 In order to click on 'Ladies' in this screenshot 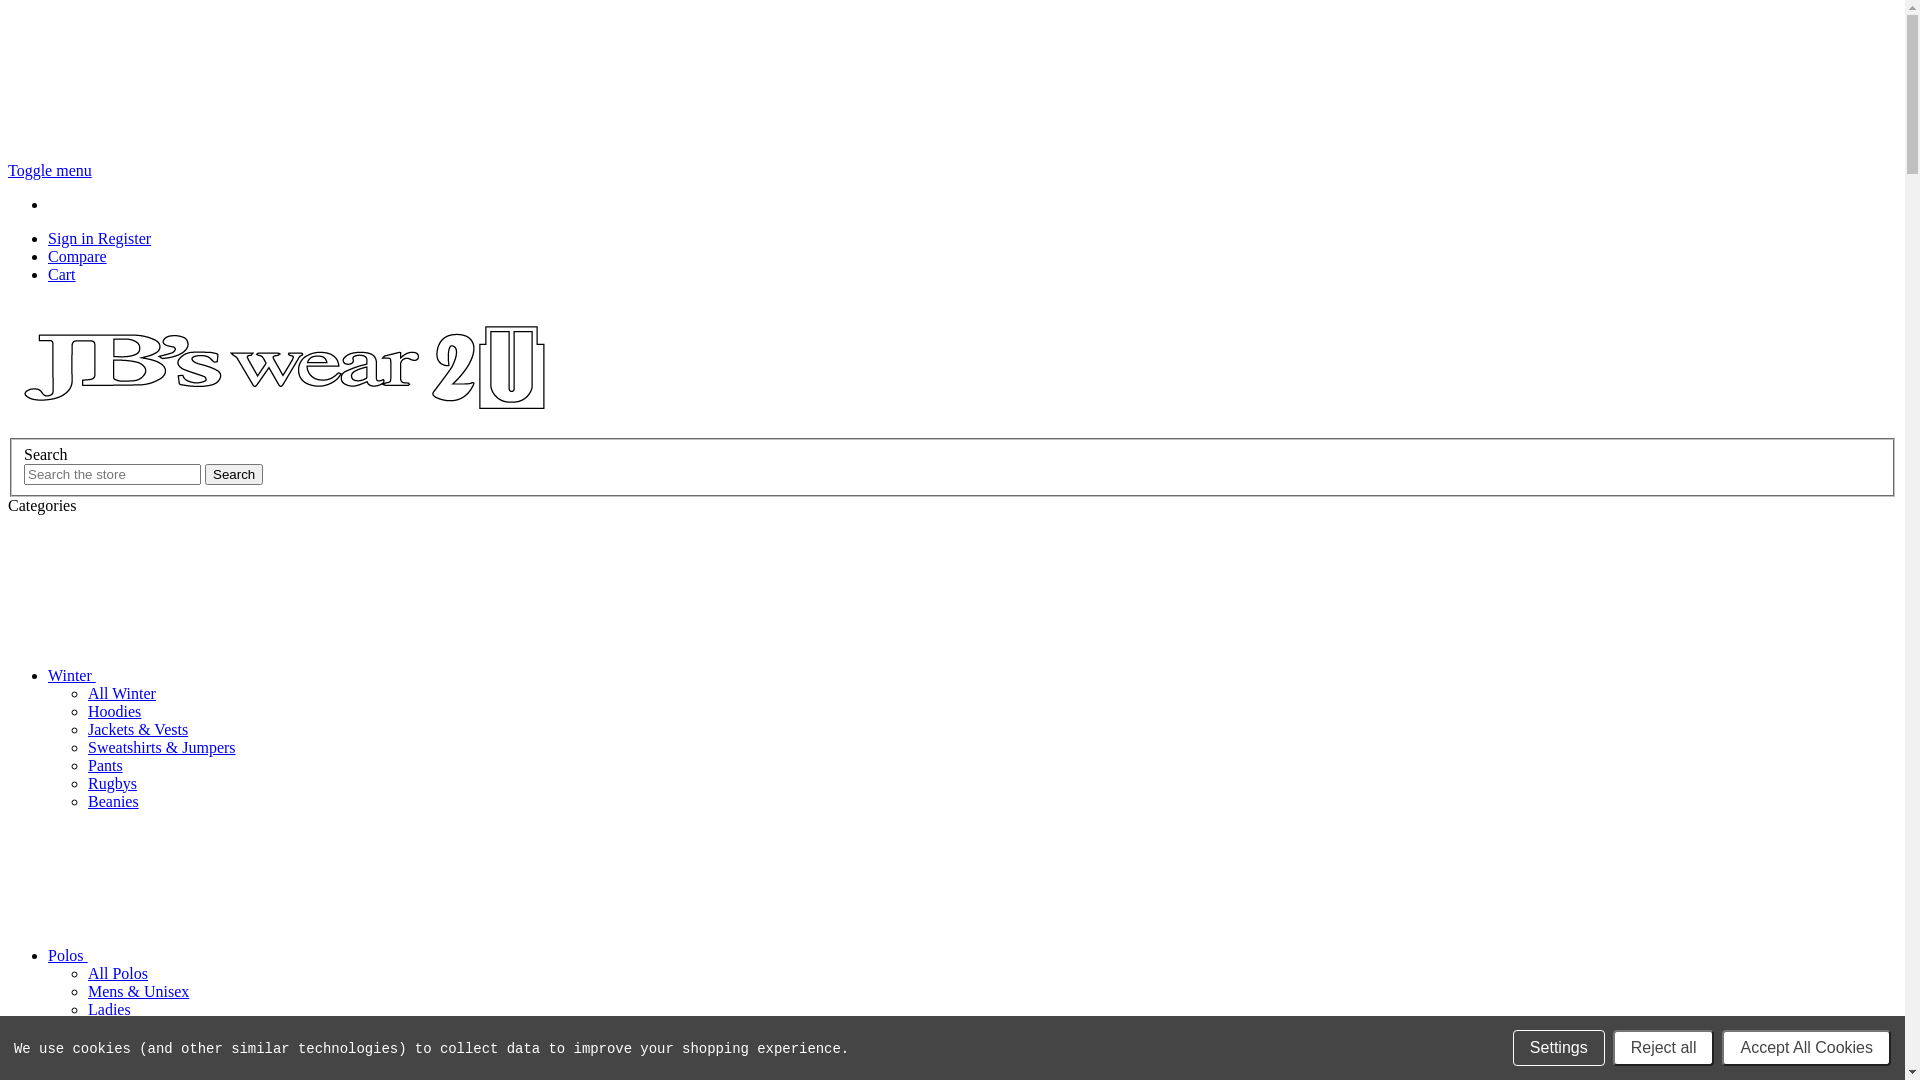, I will do `click(108, 1009)`.